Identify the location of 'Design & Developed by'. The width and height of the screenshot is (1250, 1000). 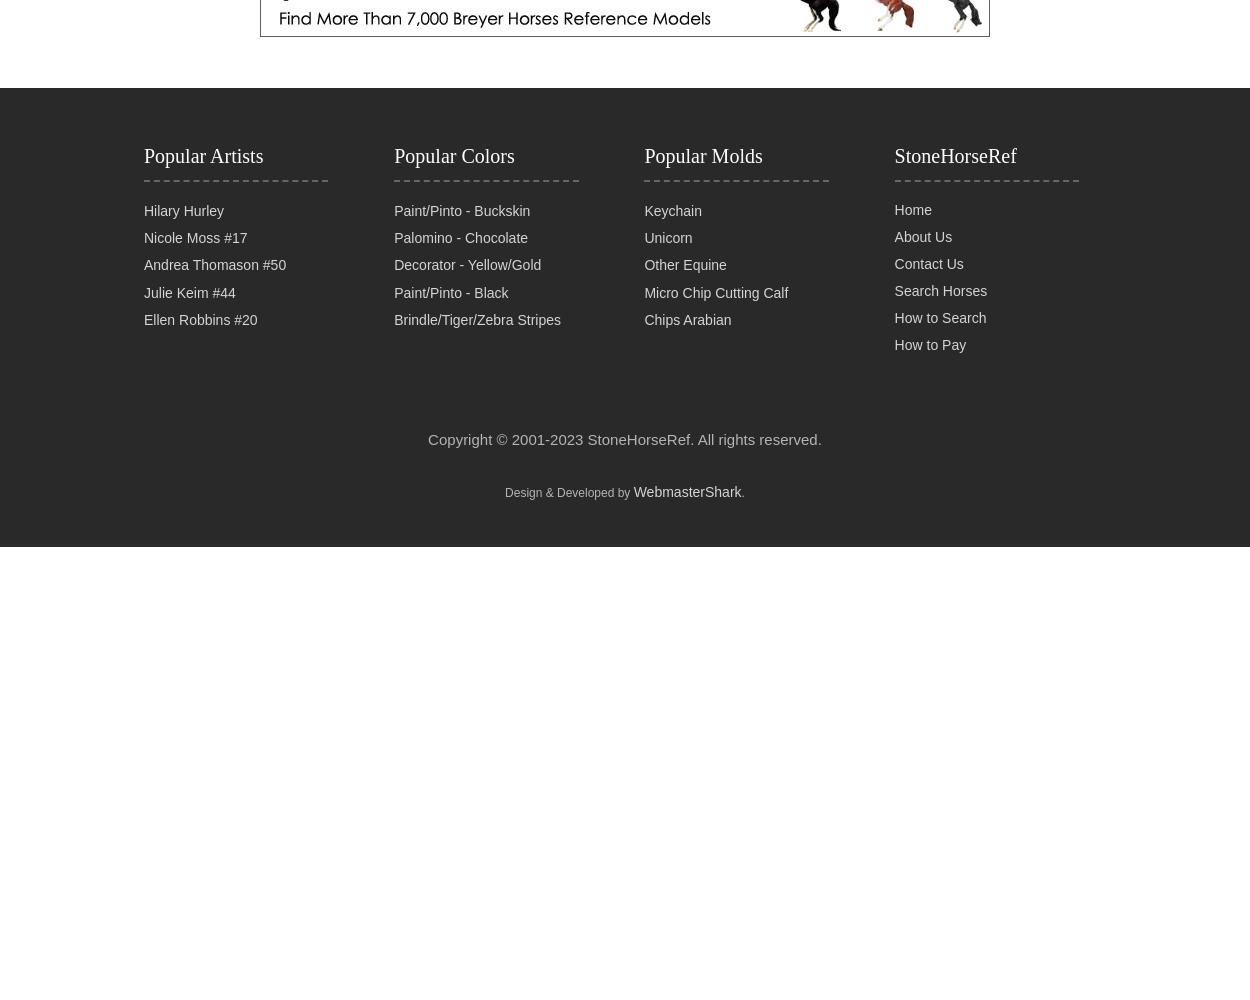
(568, 491).